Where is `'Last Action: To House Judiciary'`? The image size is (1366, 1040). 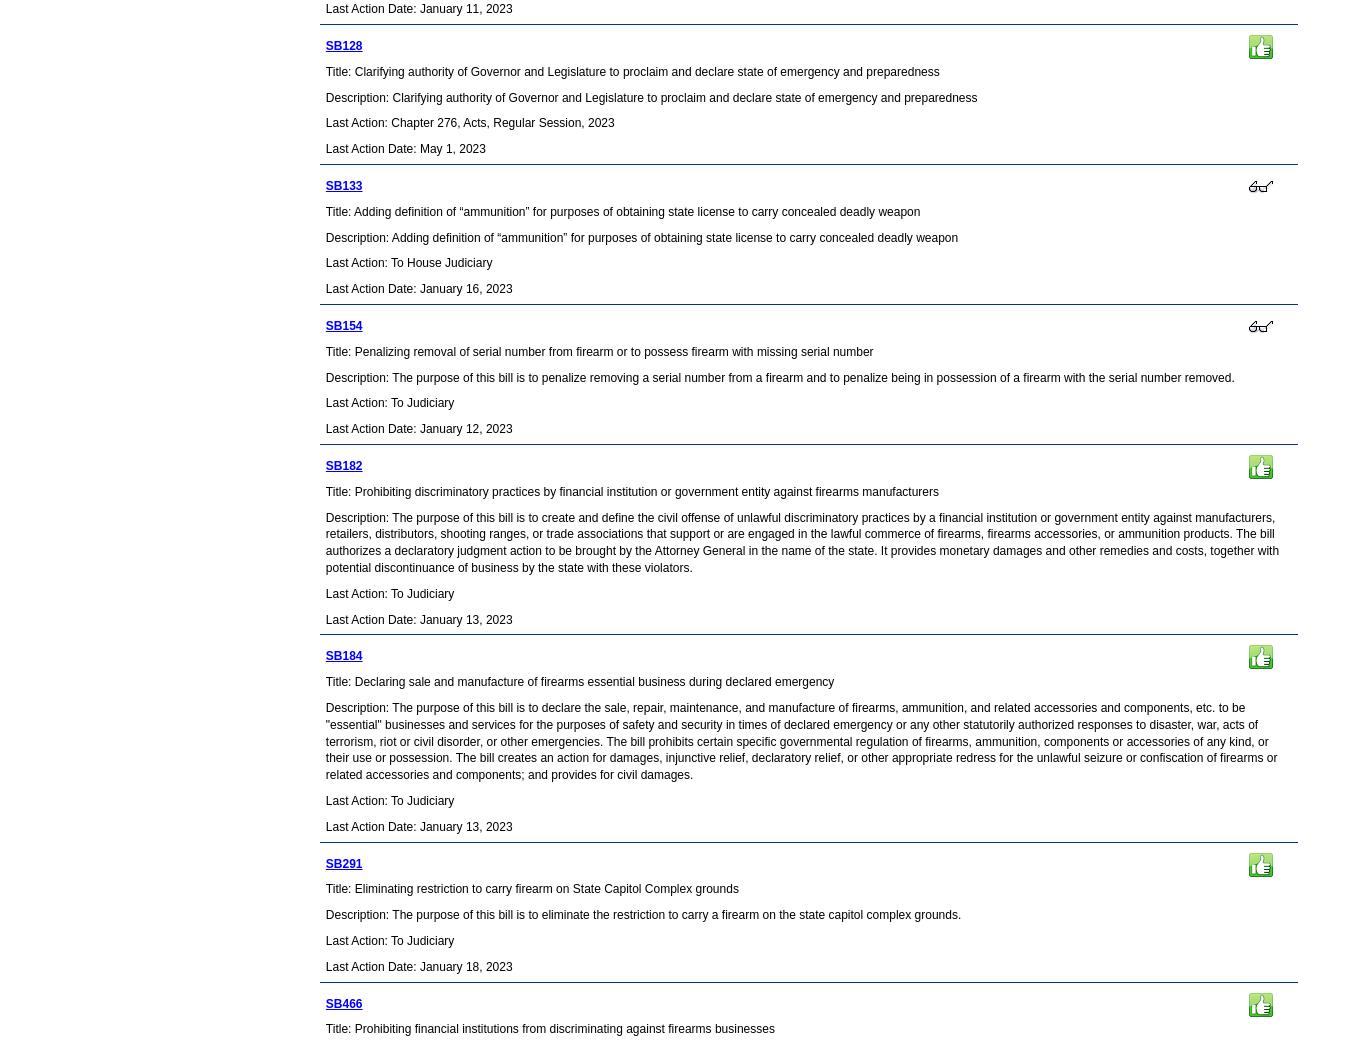
'Last Action: To House Judiciary' is located at coordinates (407, 262).